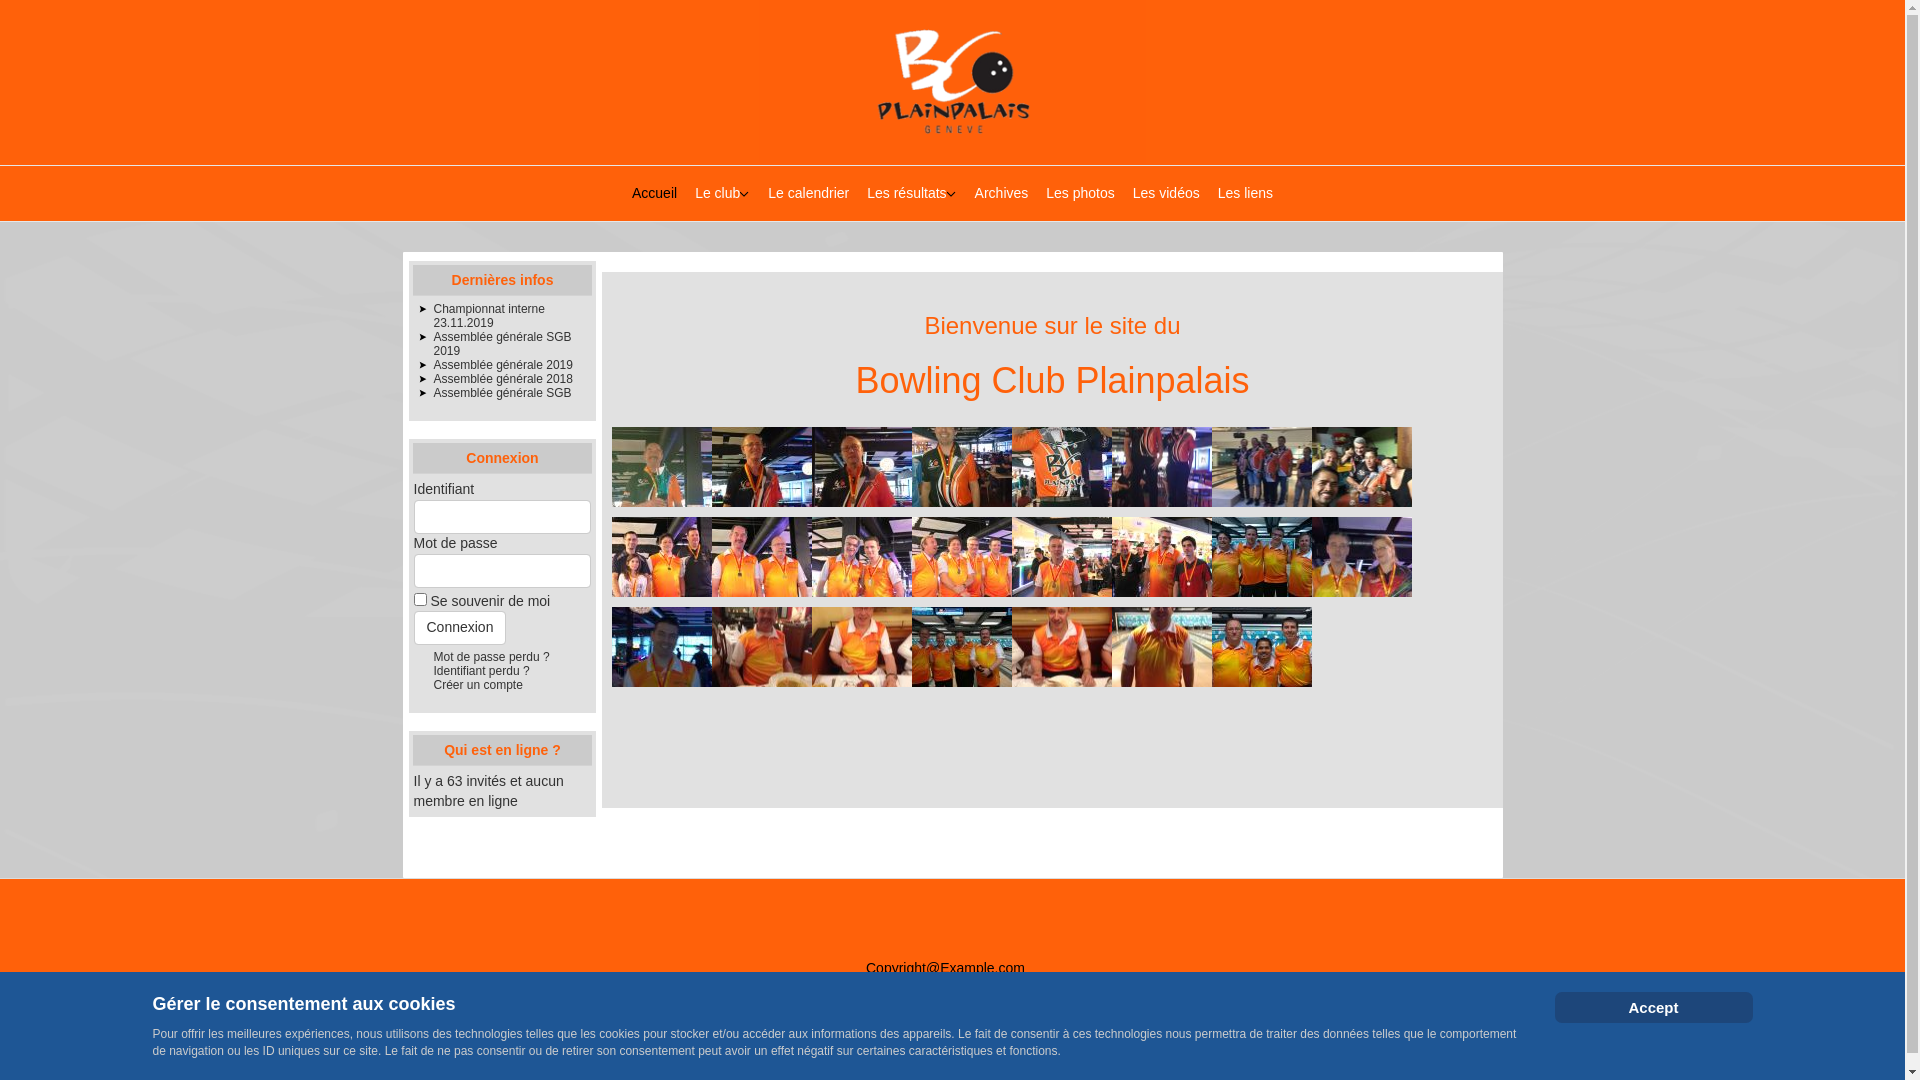 The image size is (1920, 1080). What do you see at coordinates (432, 671) in the screenshot?
I see `'Identifiant perdu ?'` at bounding box center [432, 671].